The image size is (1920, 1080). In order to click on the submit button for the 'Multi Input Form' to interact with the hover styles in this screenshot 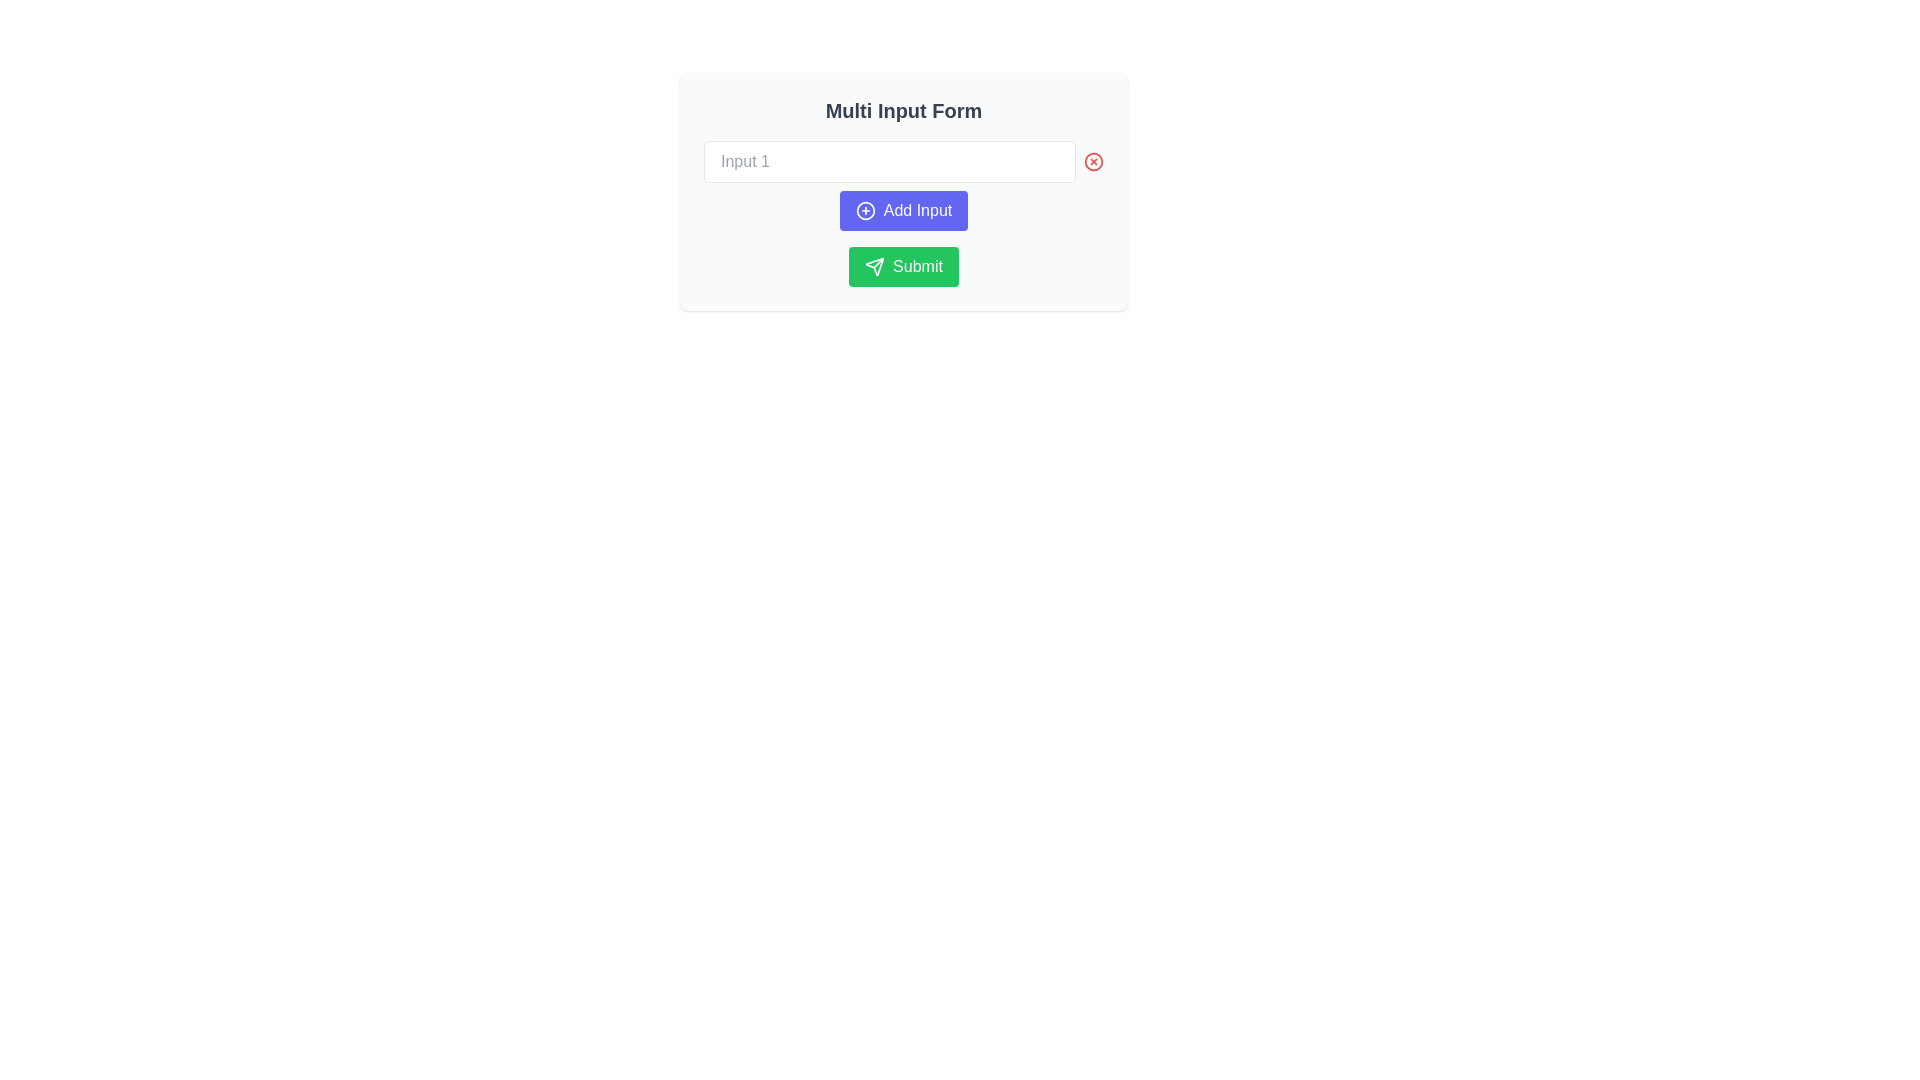, I will do `click(902, 265)`.